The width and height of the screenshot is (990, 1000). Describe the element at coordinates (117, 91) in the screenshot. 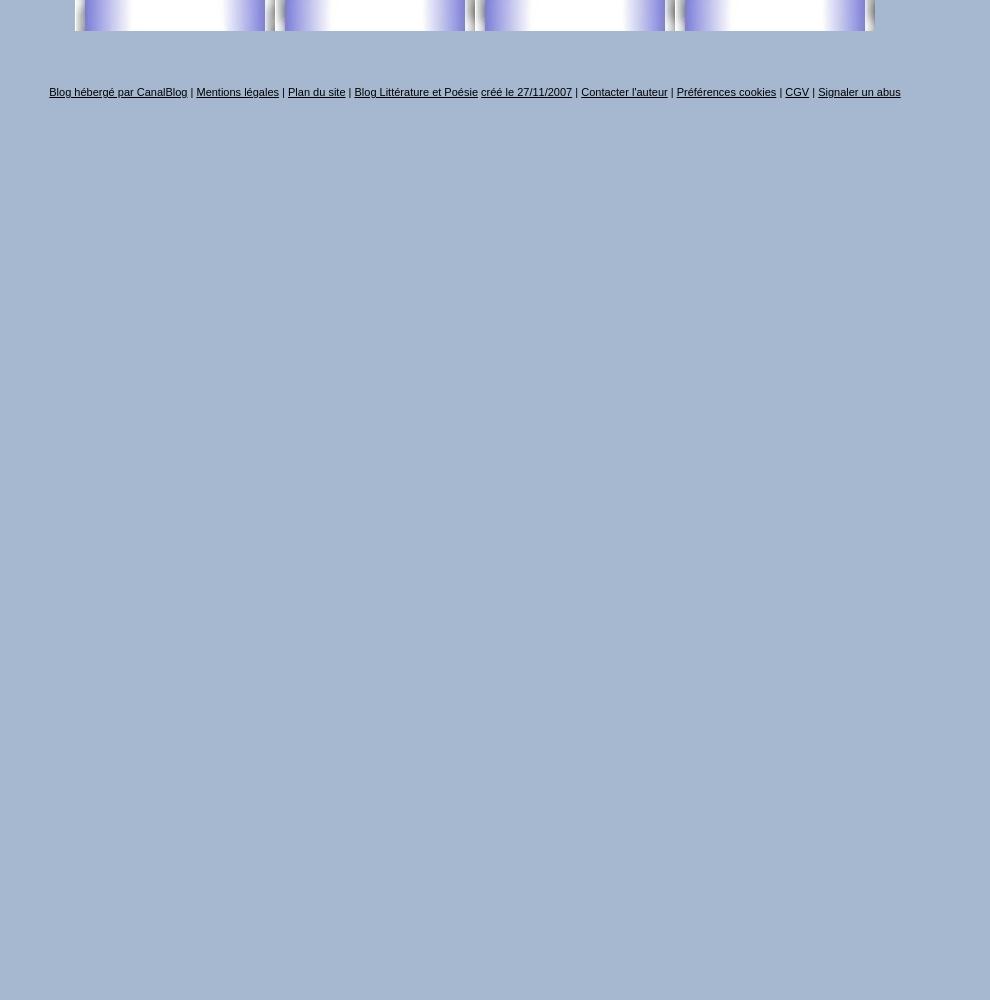

I see `'Blog hébergé par CanalBlog'` at that location.